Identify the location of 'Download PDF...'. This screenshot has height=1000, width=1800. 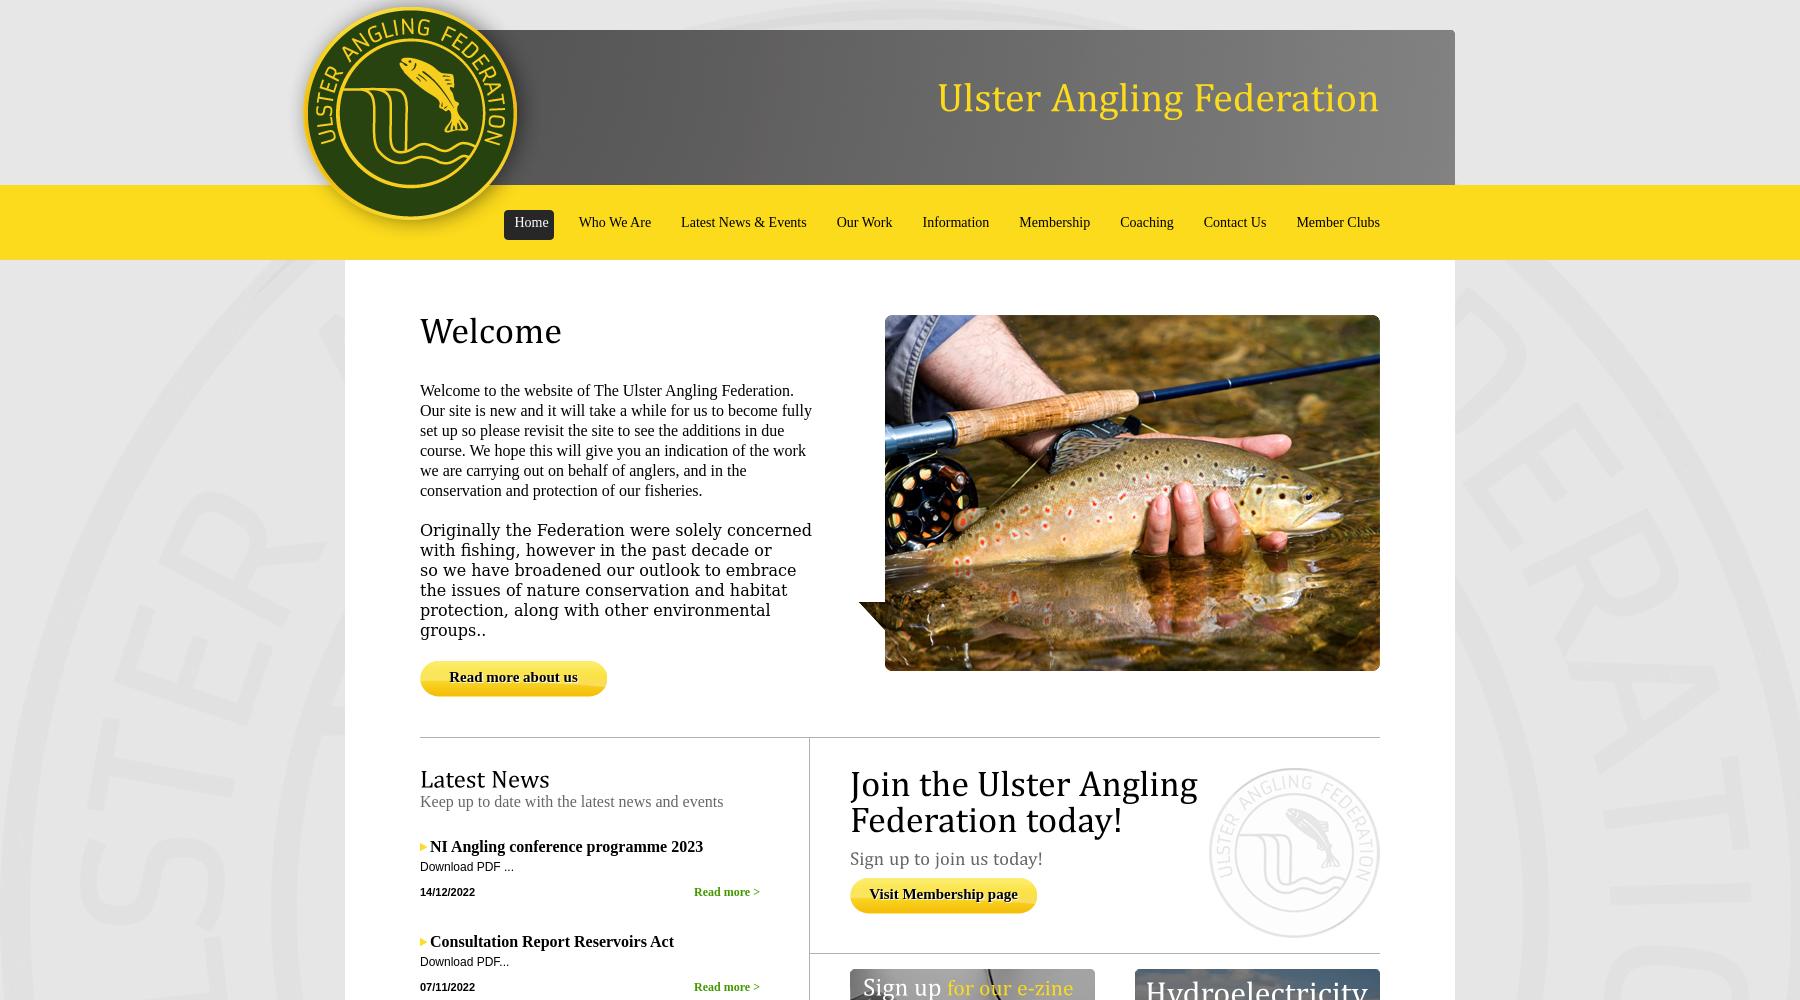
(463, 961).